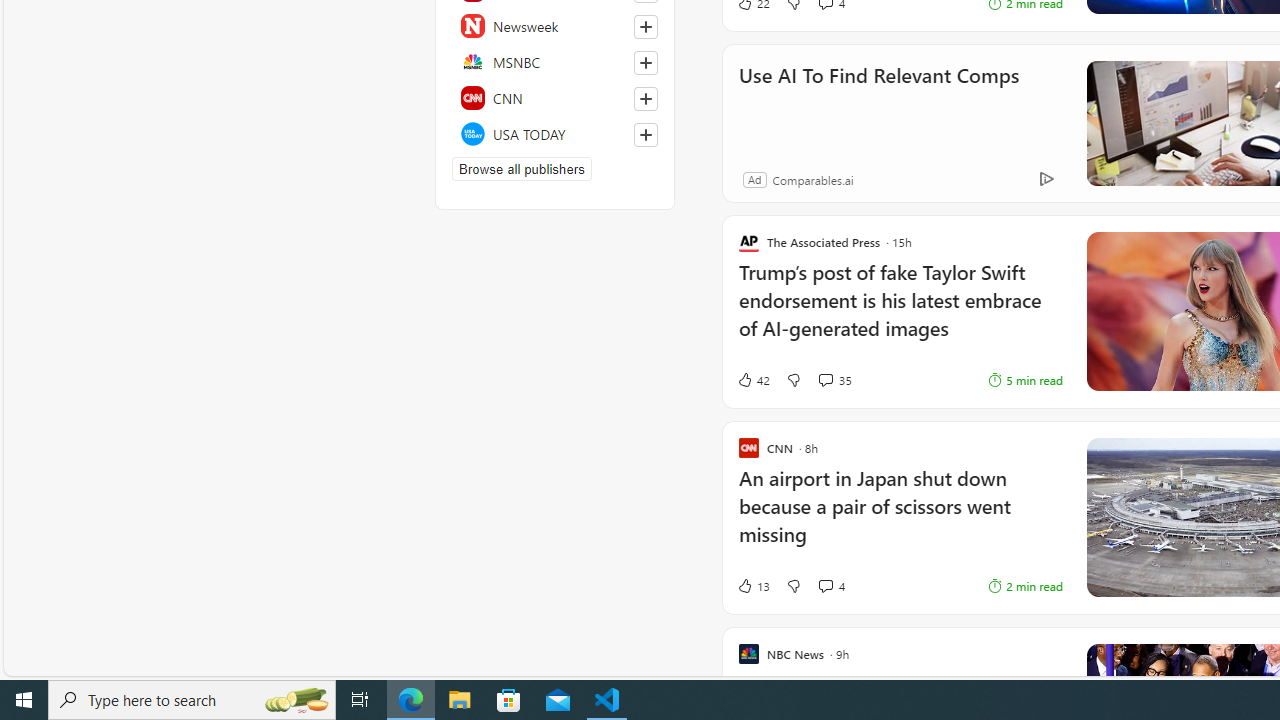 The image size is (1280, 720). I want to click on 'Newsweek', so click(555, 25).